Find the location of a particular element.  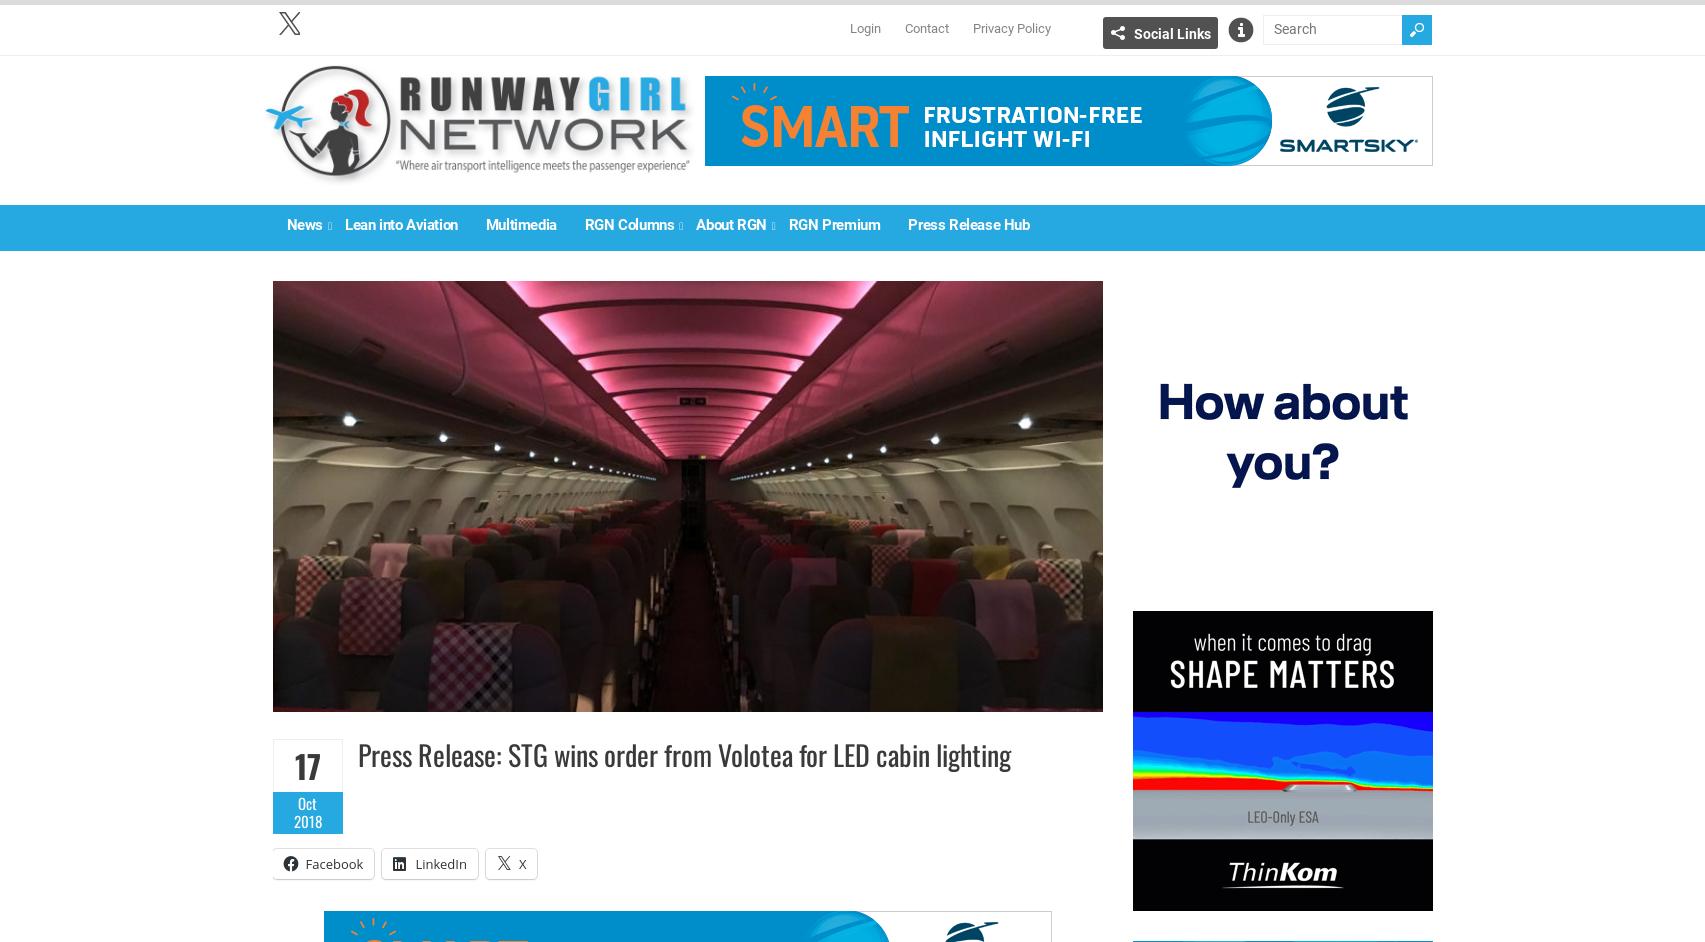

'Oct' is located at coordinates (306, 801).